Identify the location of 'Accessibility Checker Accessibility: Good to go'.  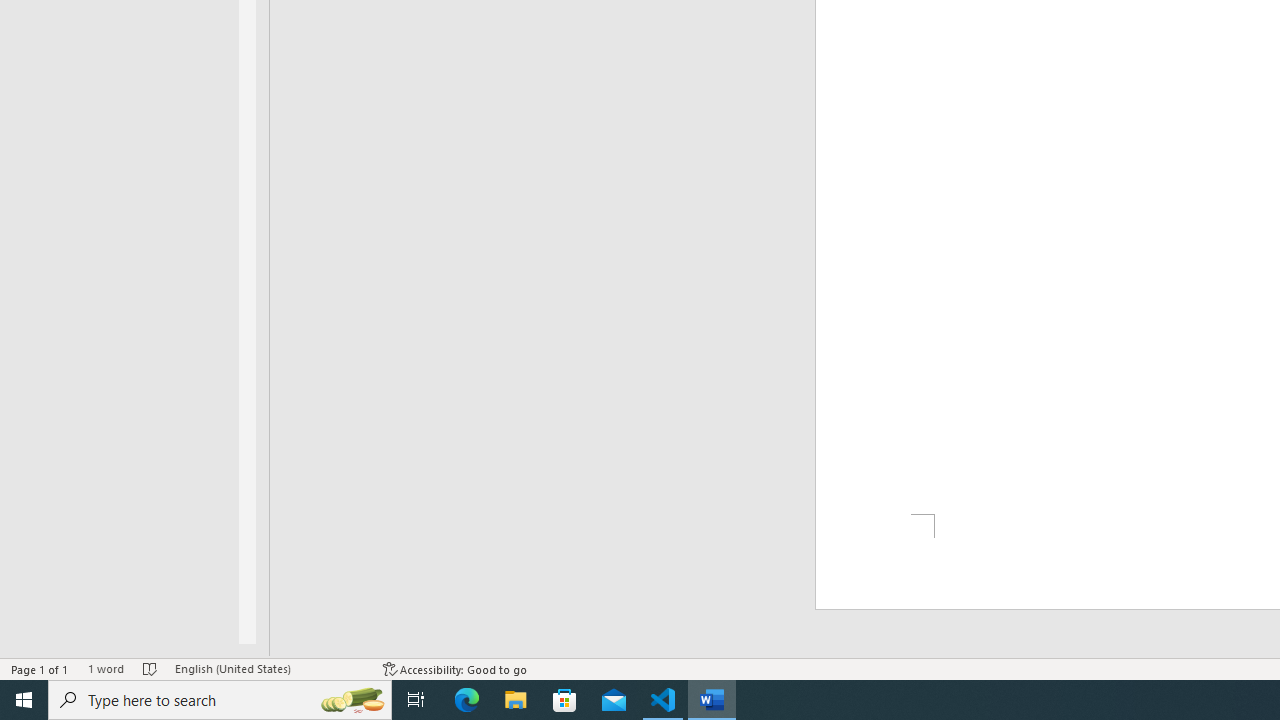
(454, 669).